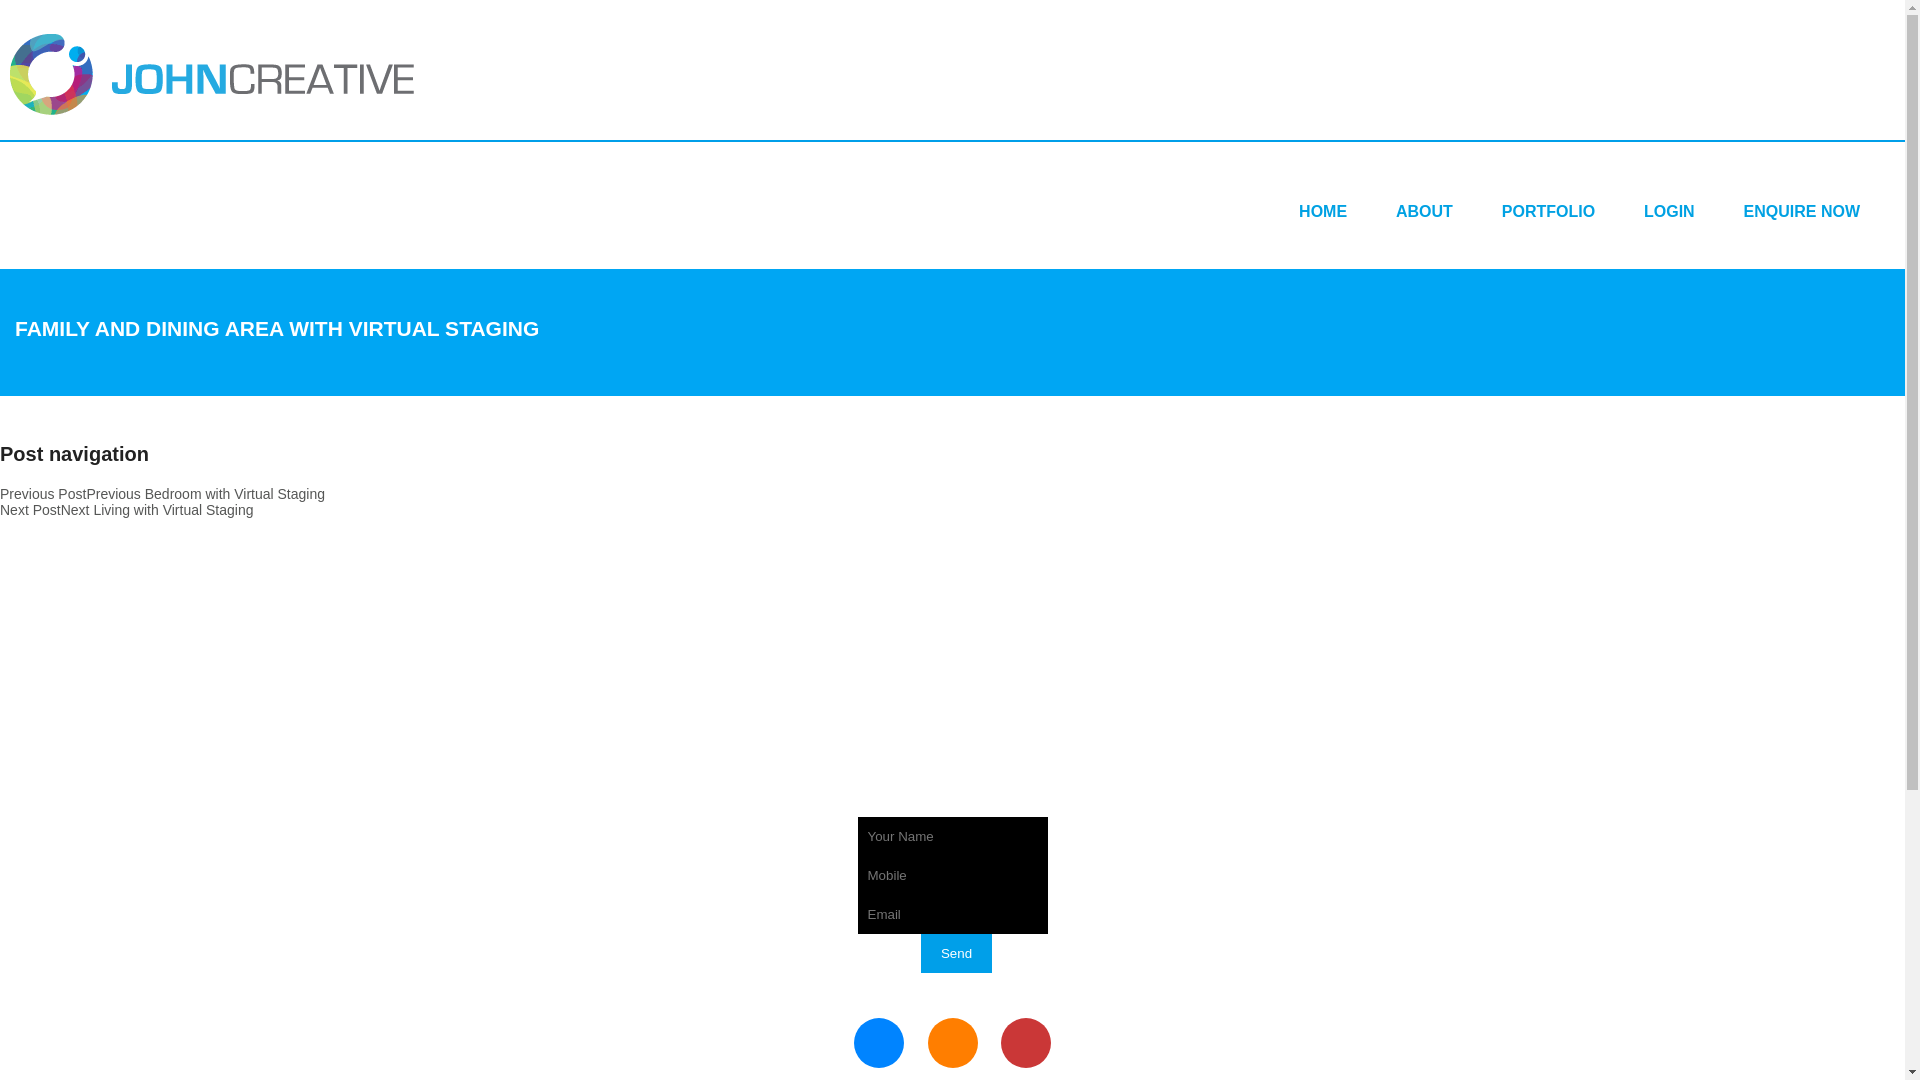 The height and width of the screenshot is (1080, 1920). Describe the element at coordinates (1547, 211) in the screenshot. I see `'PORTFOLIO'` at that location.